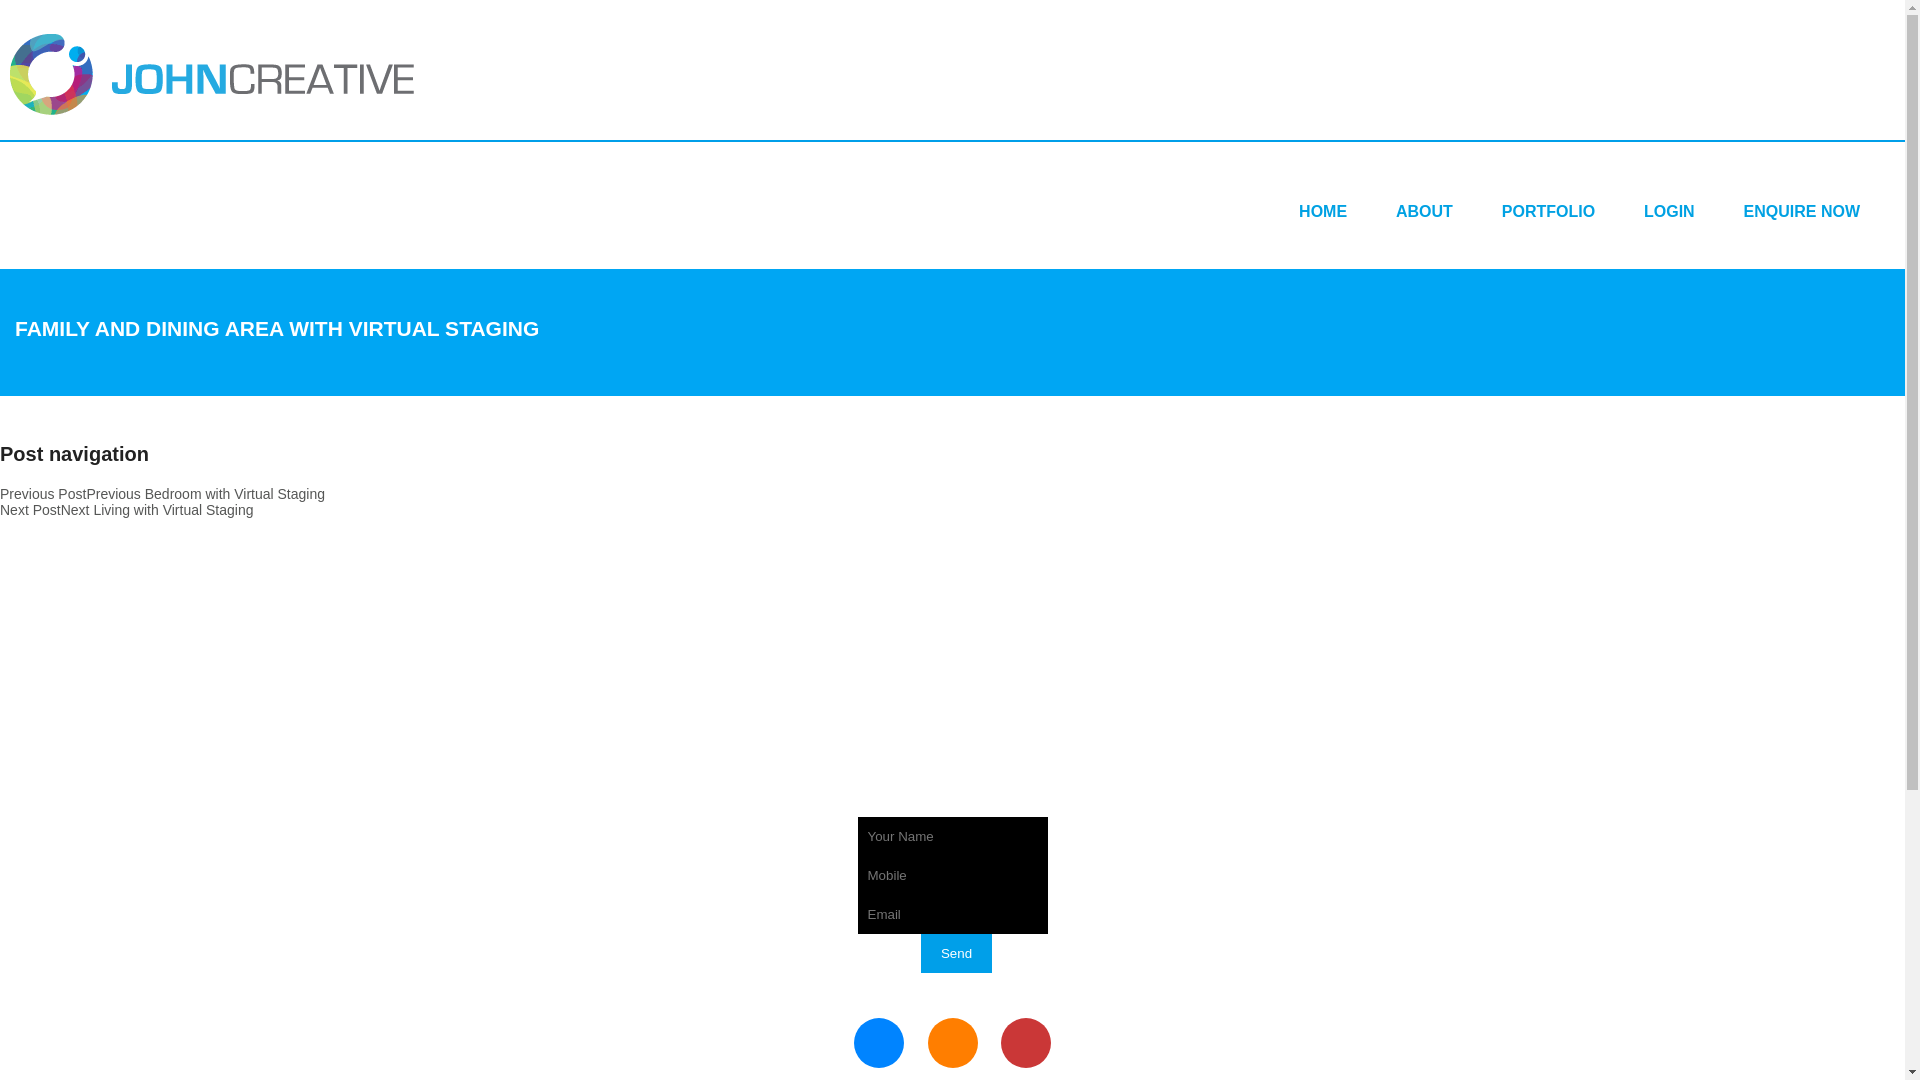 The height and width of the screenshot is (1080, 1920). Describe the element at coordinates (1547, 211) in the screenshot. I see `'PORTFOLIO'` at that location.